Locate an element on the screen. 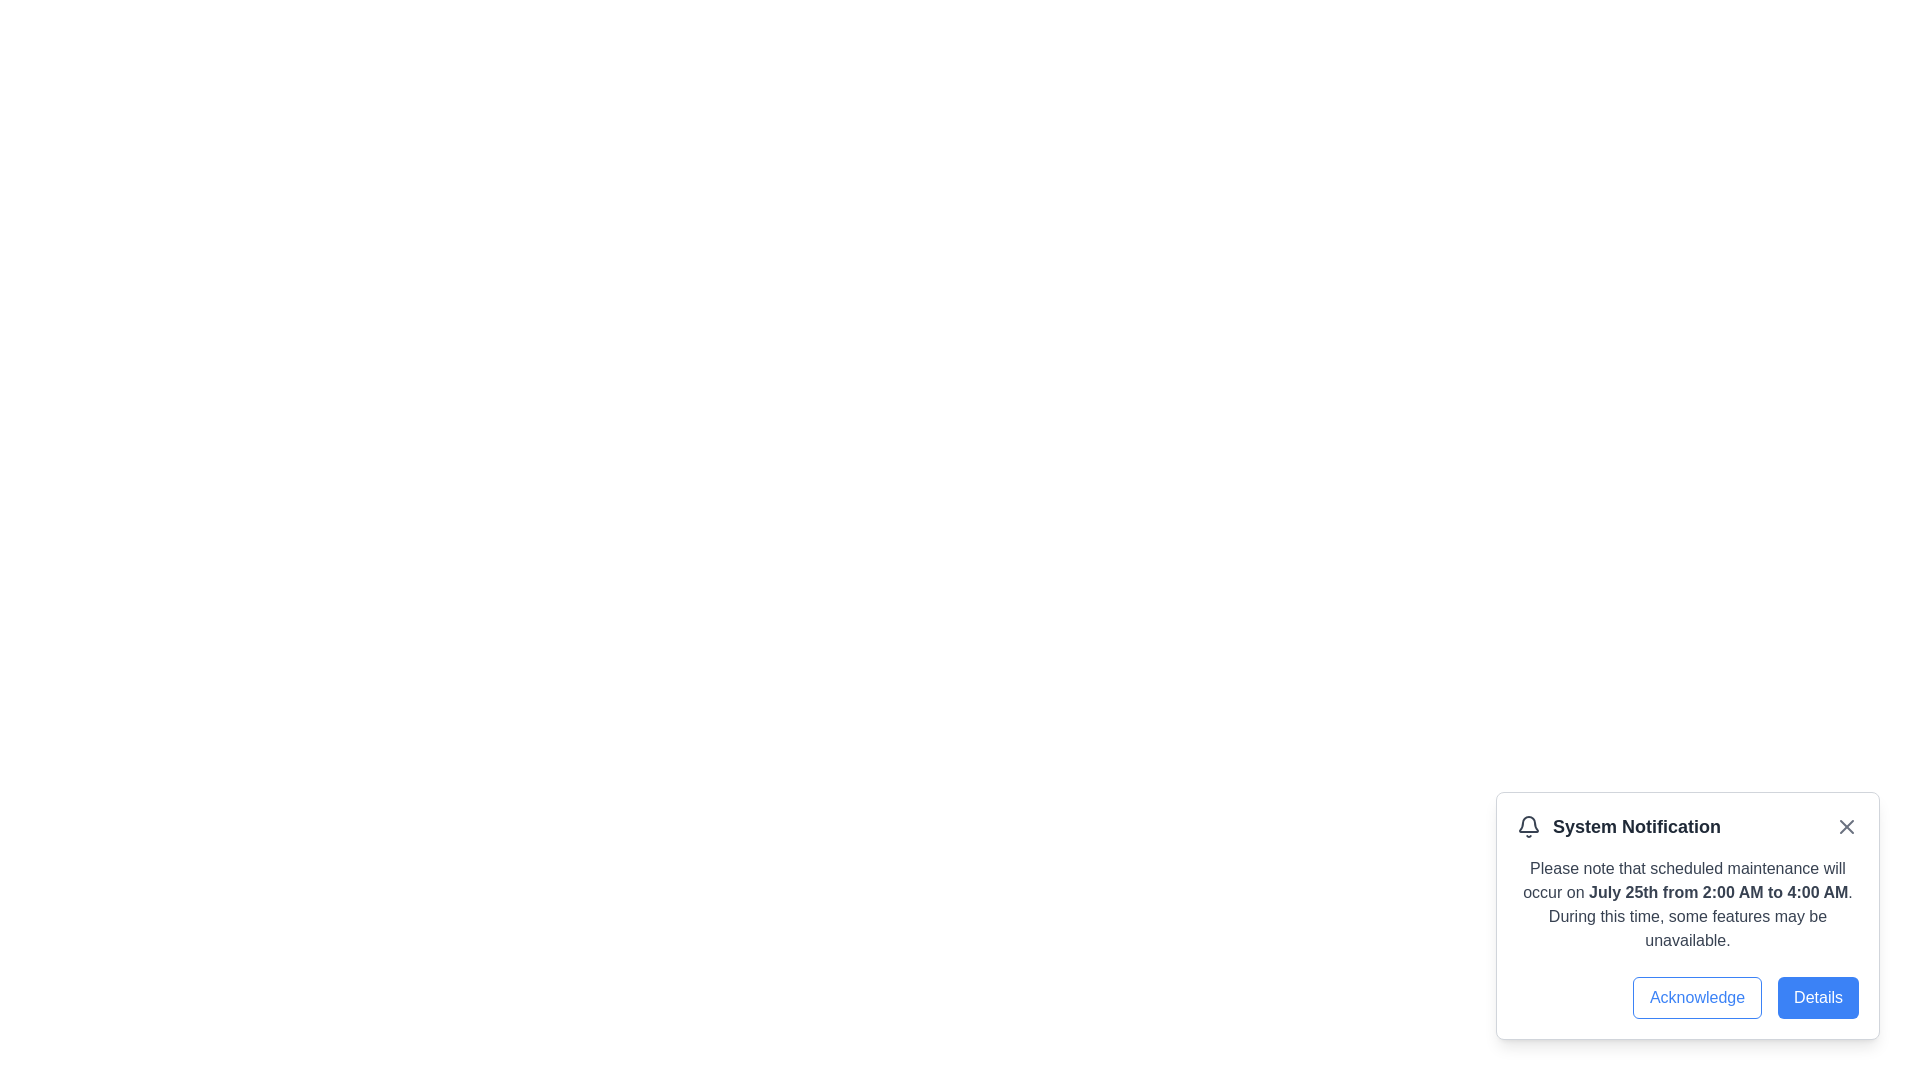 The image size is (1920, 1080). title 'System Notification' from the header bar located at the top of the notification modal, which includes a bell icon on the left and a close 'X' button on the right is located at coordinates (1687, 826).